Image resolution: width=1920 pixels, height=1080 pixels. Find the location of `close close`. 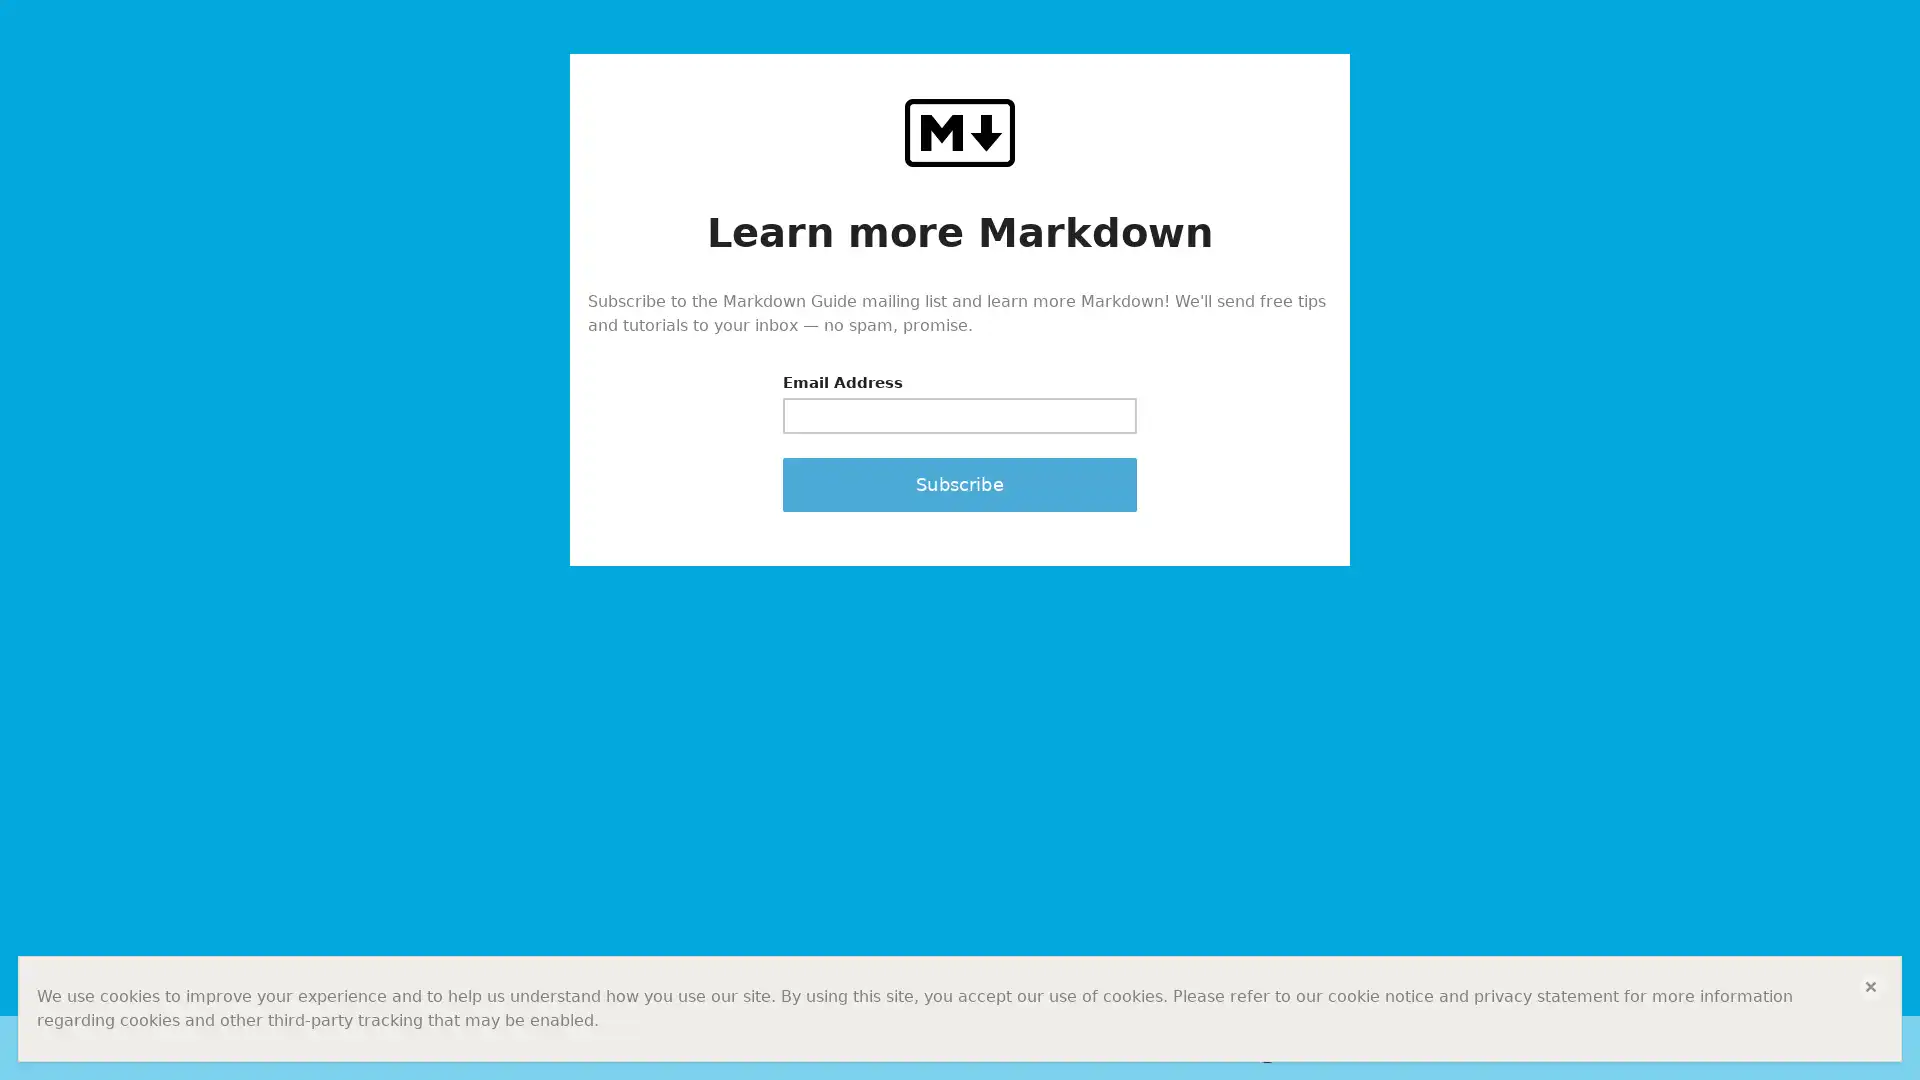

close close is located at coordinates (1870, 986).